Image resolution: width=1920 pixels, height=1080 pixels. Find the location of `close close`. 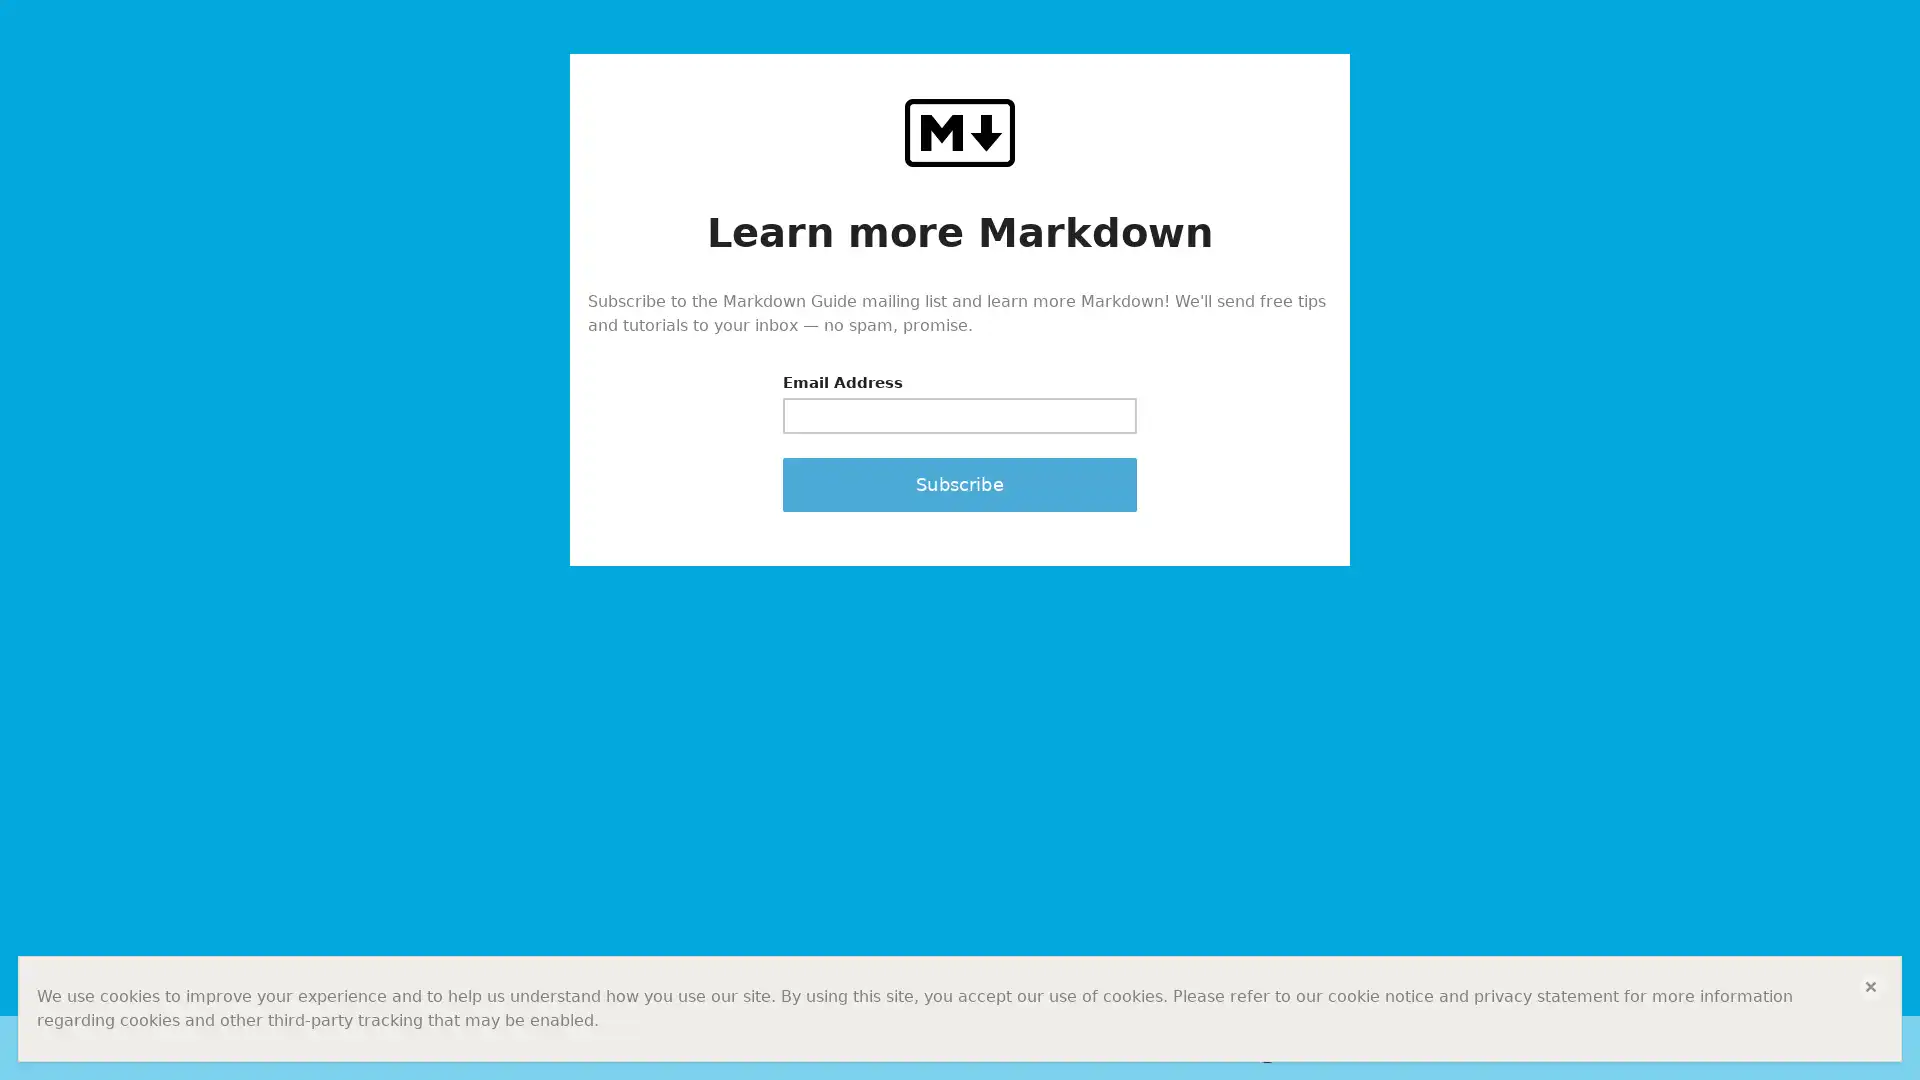

close close is located at coordinates (1870, 986).